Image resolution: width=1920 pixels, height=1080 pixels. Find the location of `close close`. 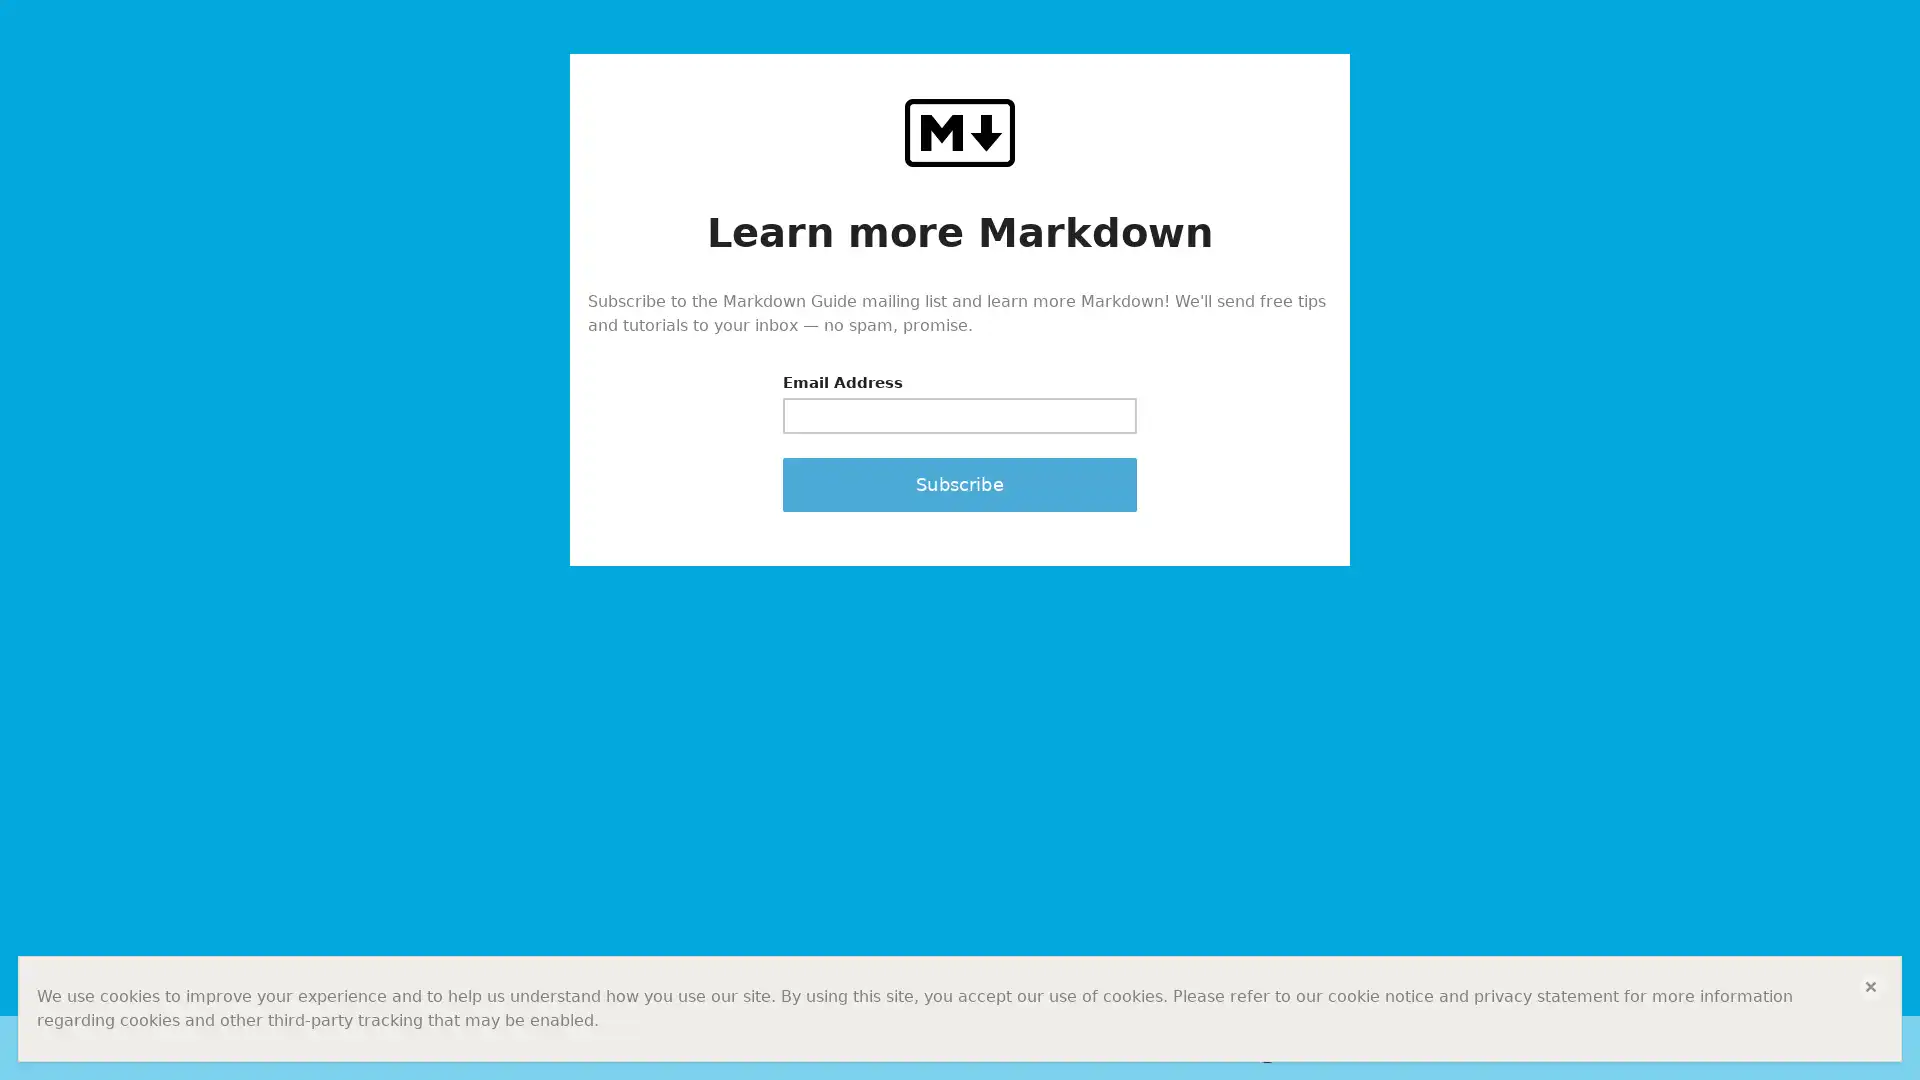

close close is located at coordinates (1870, 986).